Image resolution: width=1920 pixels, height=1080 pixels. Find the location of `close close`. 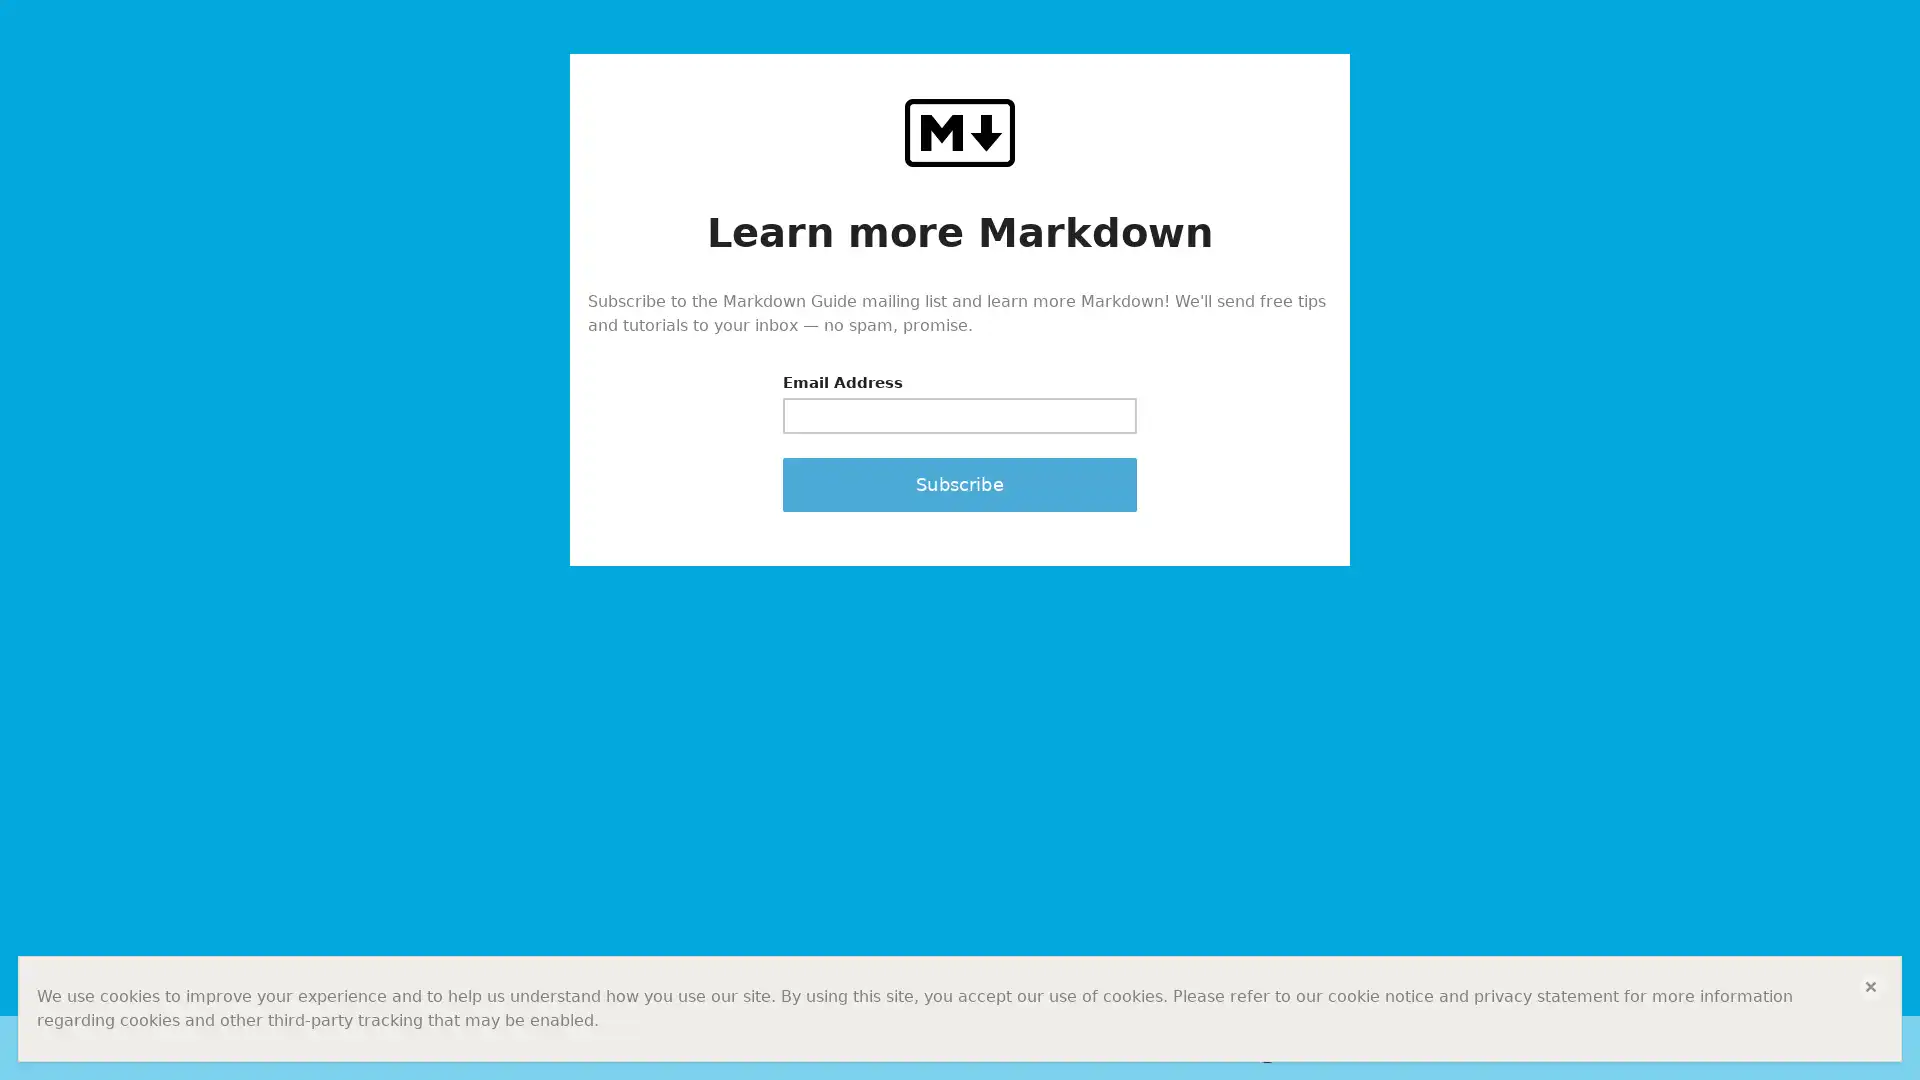

close close is located at coordinates (1870, 986).